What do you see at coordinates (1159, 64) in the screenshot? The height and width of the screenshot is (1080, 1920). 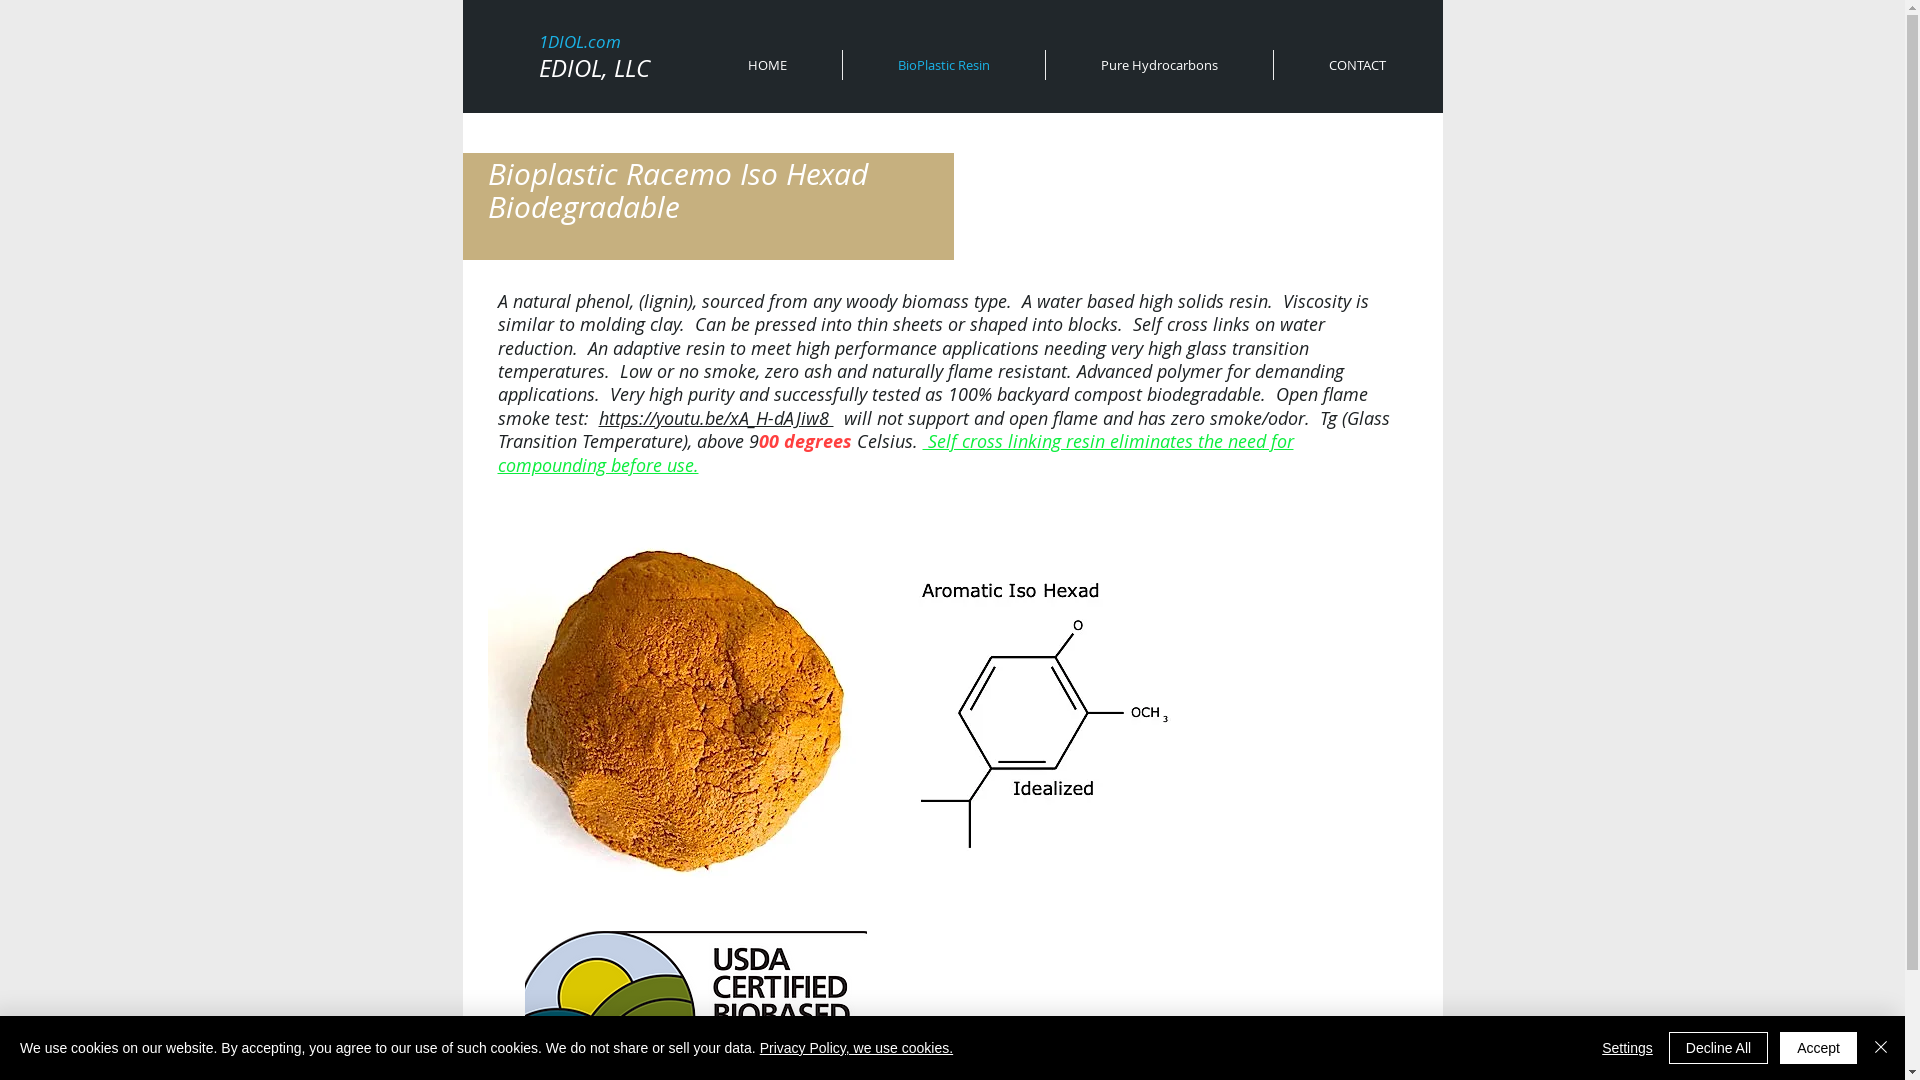 I see `'Pure Hydrocarbons'` at bounding box center [1159, 64].